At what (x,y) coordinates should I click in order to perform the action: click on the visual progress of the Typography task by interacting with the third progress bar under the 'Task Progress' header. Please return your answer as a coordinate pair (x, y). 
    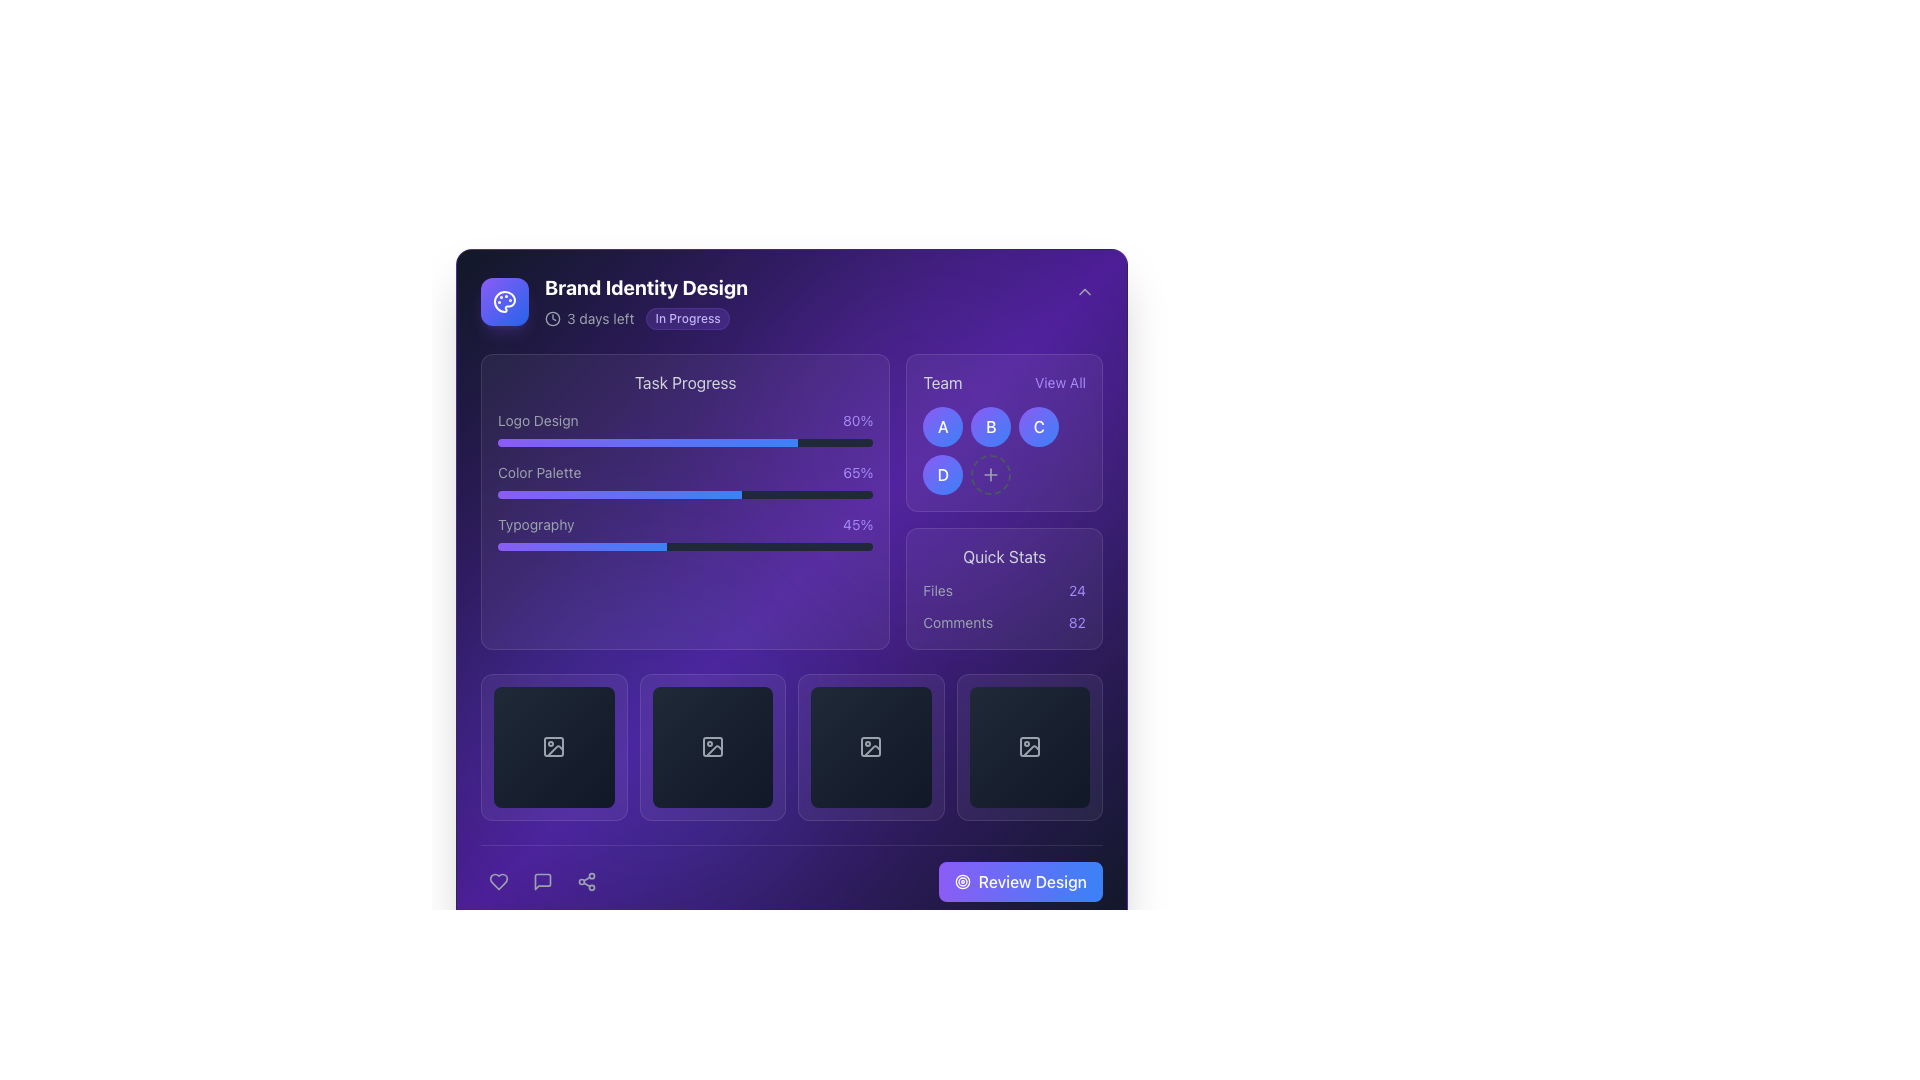
    Looking at the image, I should click on (685, 531).